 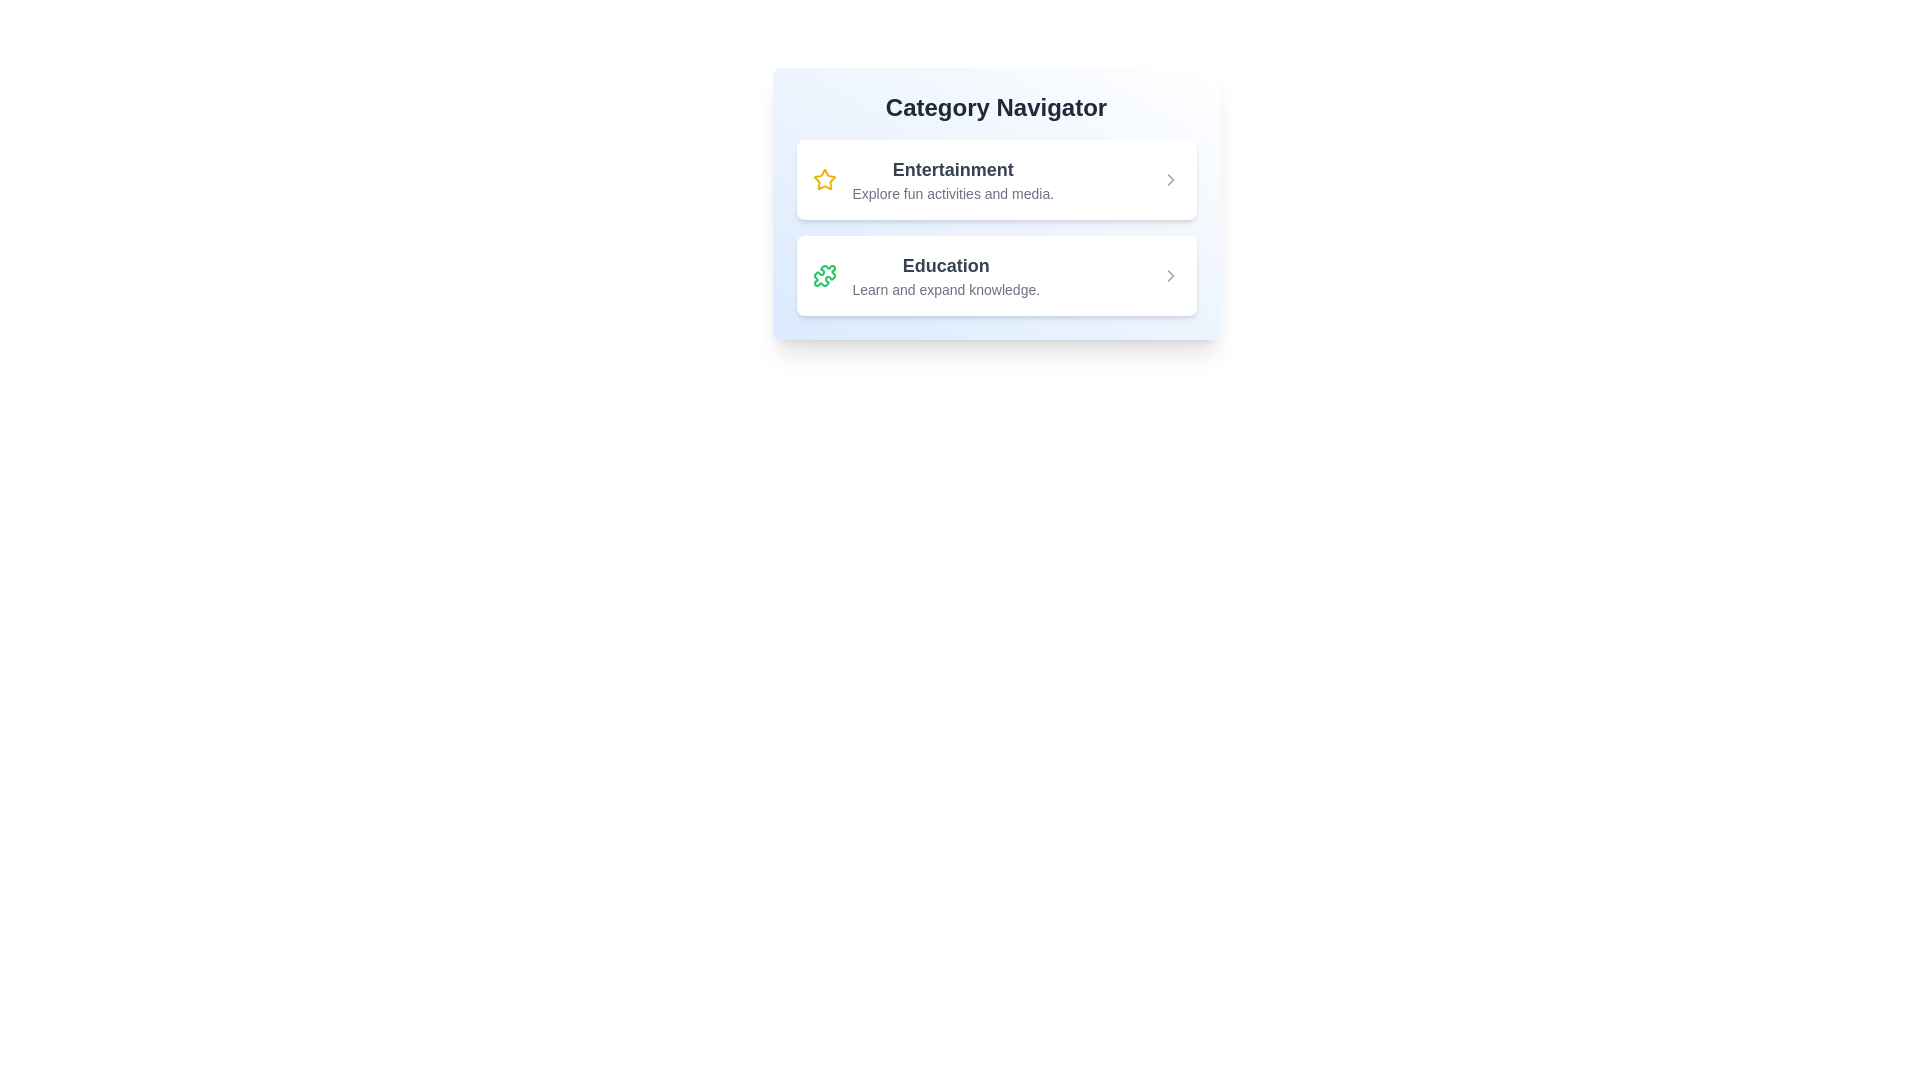 What do you see at coordinates (996, 276) in the screenshot?
I see `the second item in the Navigation list, which provides a navigational option for education` at bounding box center [996, 276].